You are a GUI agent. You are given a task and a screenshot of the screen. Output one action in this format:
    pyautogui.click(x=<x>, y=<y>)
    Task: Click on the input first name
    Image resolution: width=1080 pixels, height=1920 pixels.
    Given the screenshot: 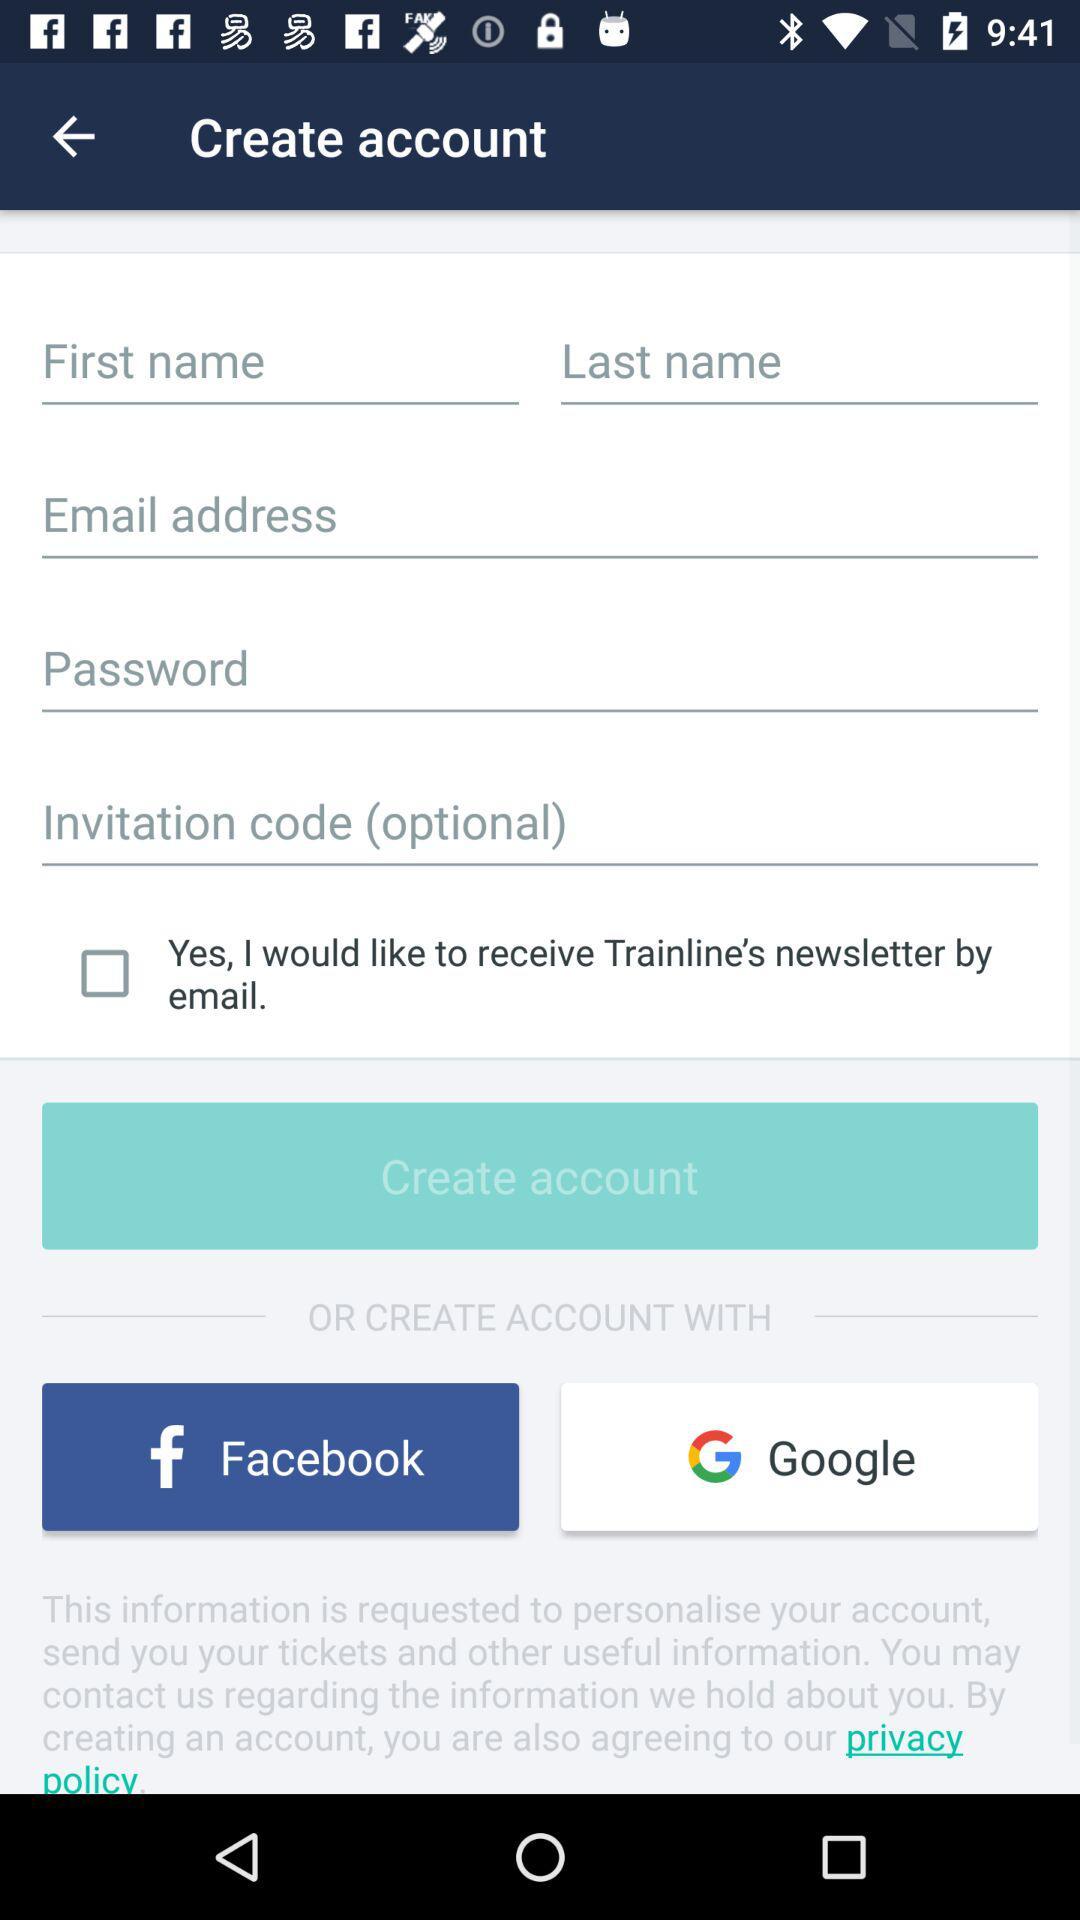 What is the action you would take?
    pyautogui.click(x=280, y=359)
    